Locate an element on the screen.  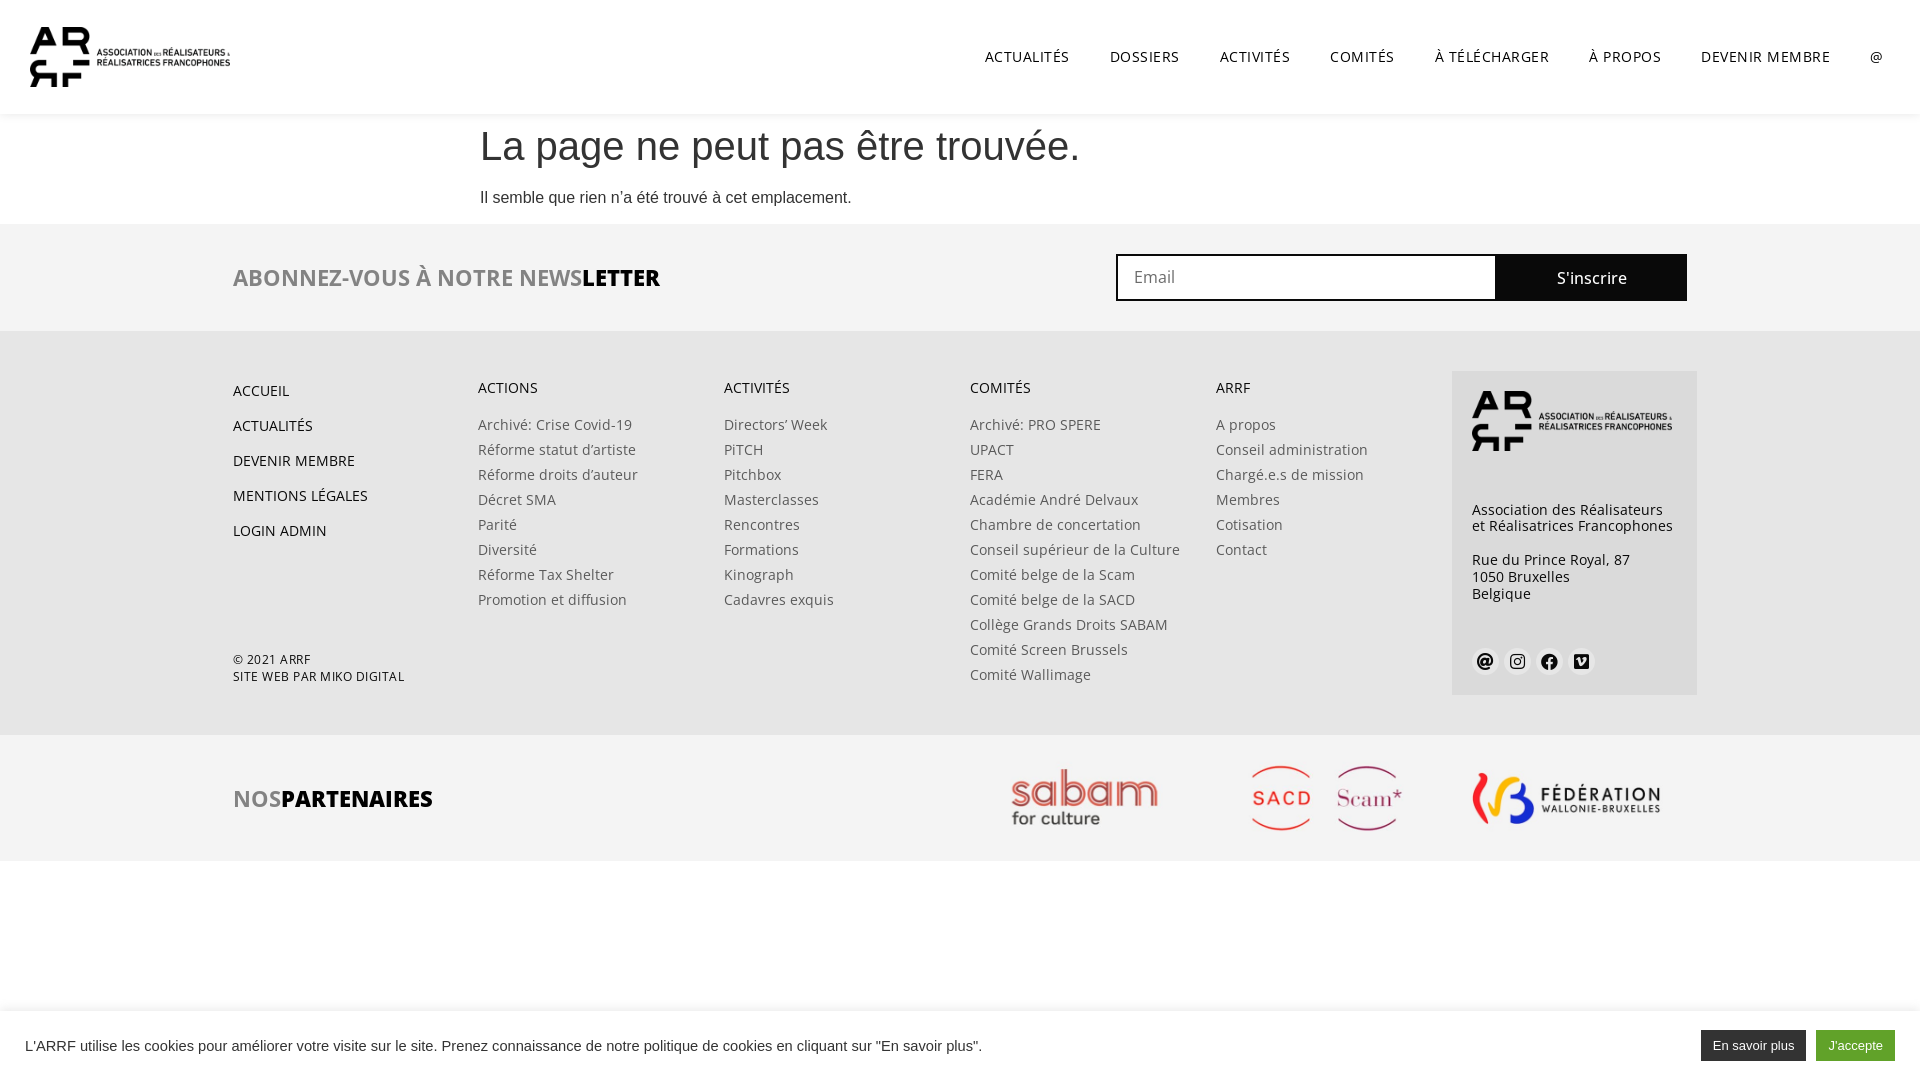
'S'inscrire' is located at coordinates (1591, 277).